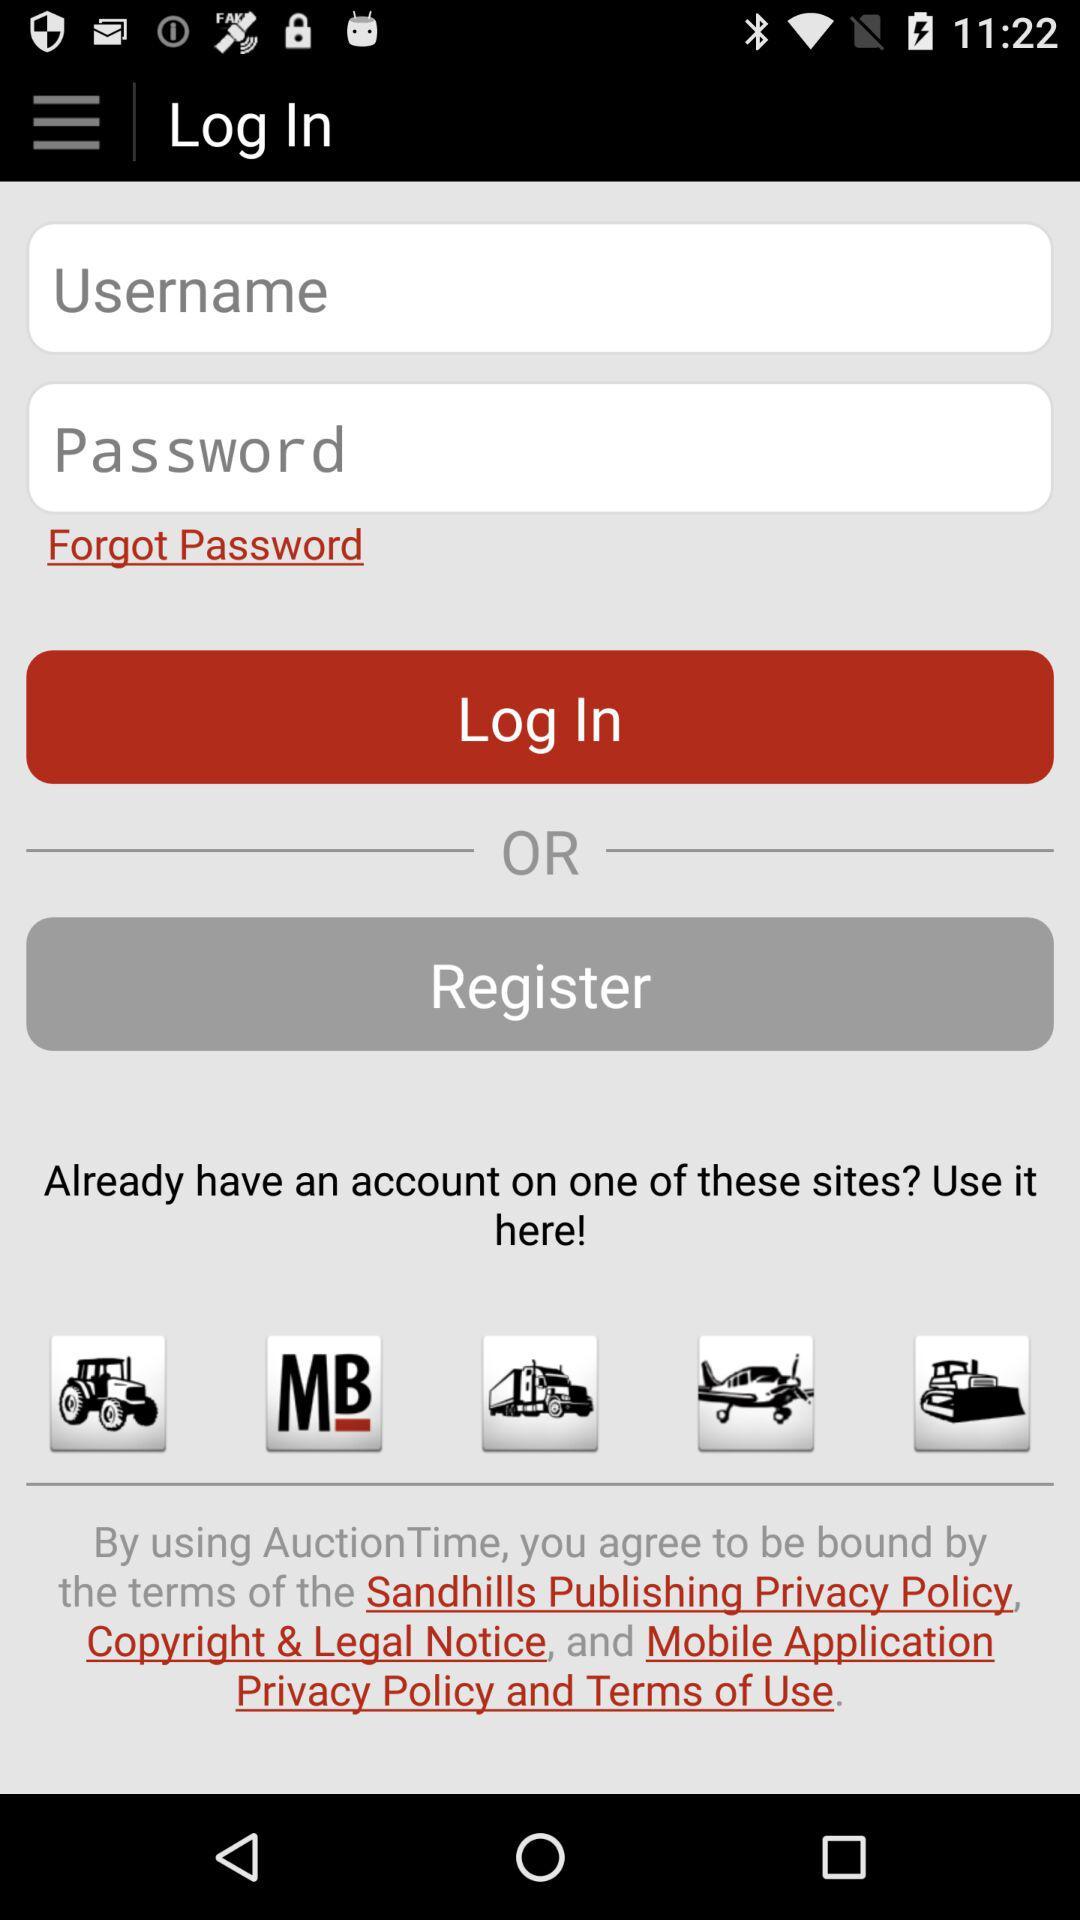  What do you see at coordinates (108, 1392) in the screenshot?
I see `item below the already have an icon` at bounding box center [108, 1392].